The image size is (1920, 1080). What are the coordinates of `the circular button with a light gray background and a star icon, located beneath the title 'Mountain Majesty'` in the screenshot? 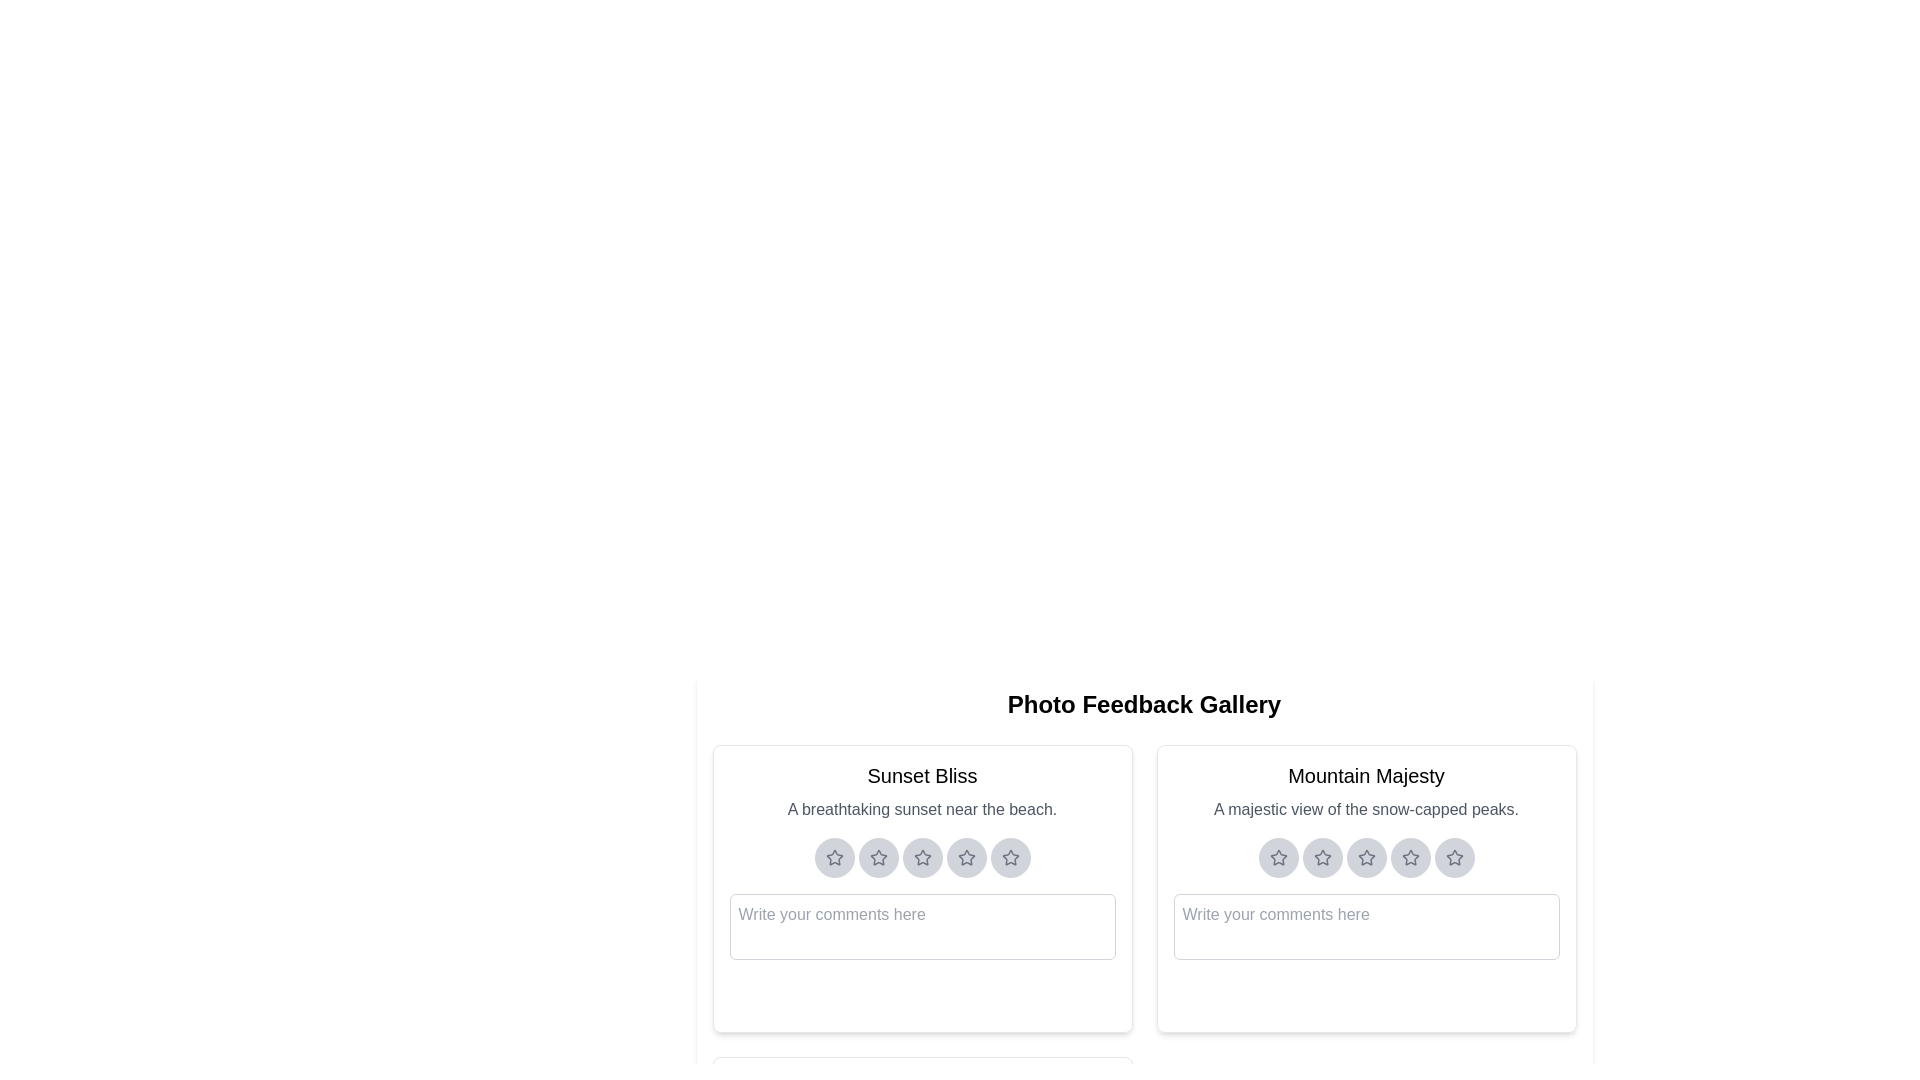 It's located at (1409, 856).